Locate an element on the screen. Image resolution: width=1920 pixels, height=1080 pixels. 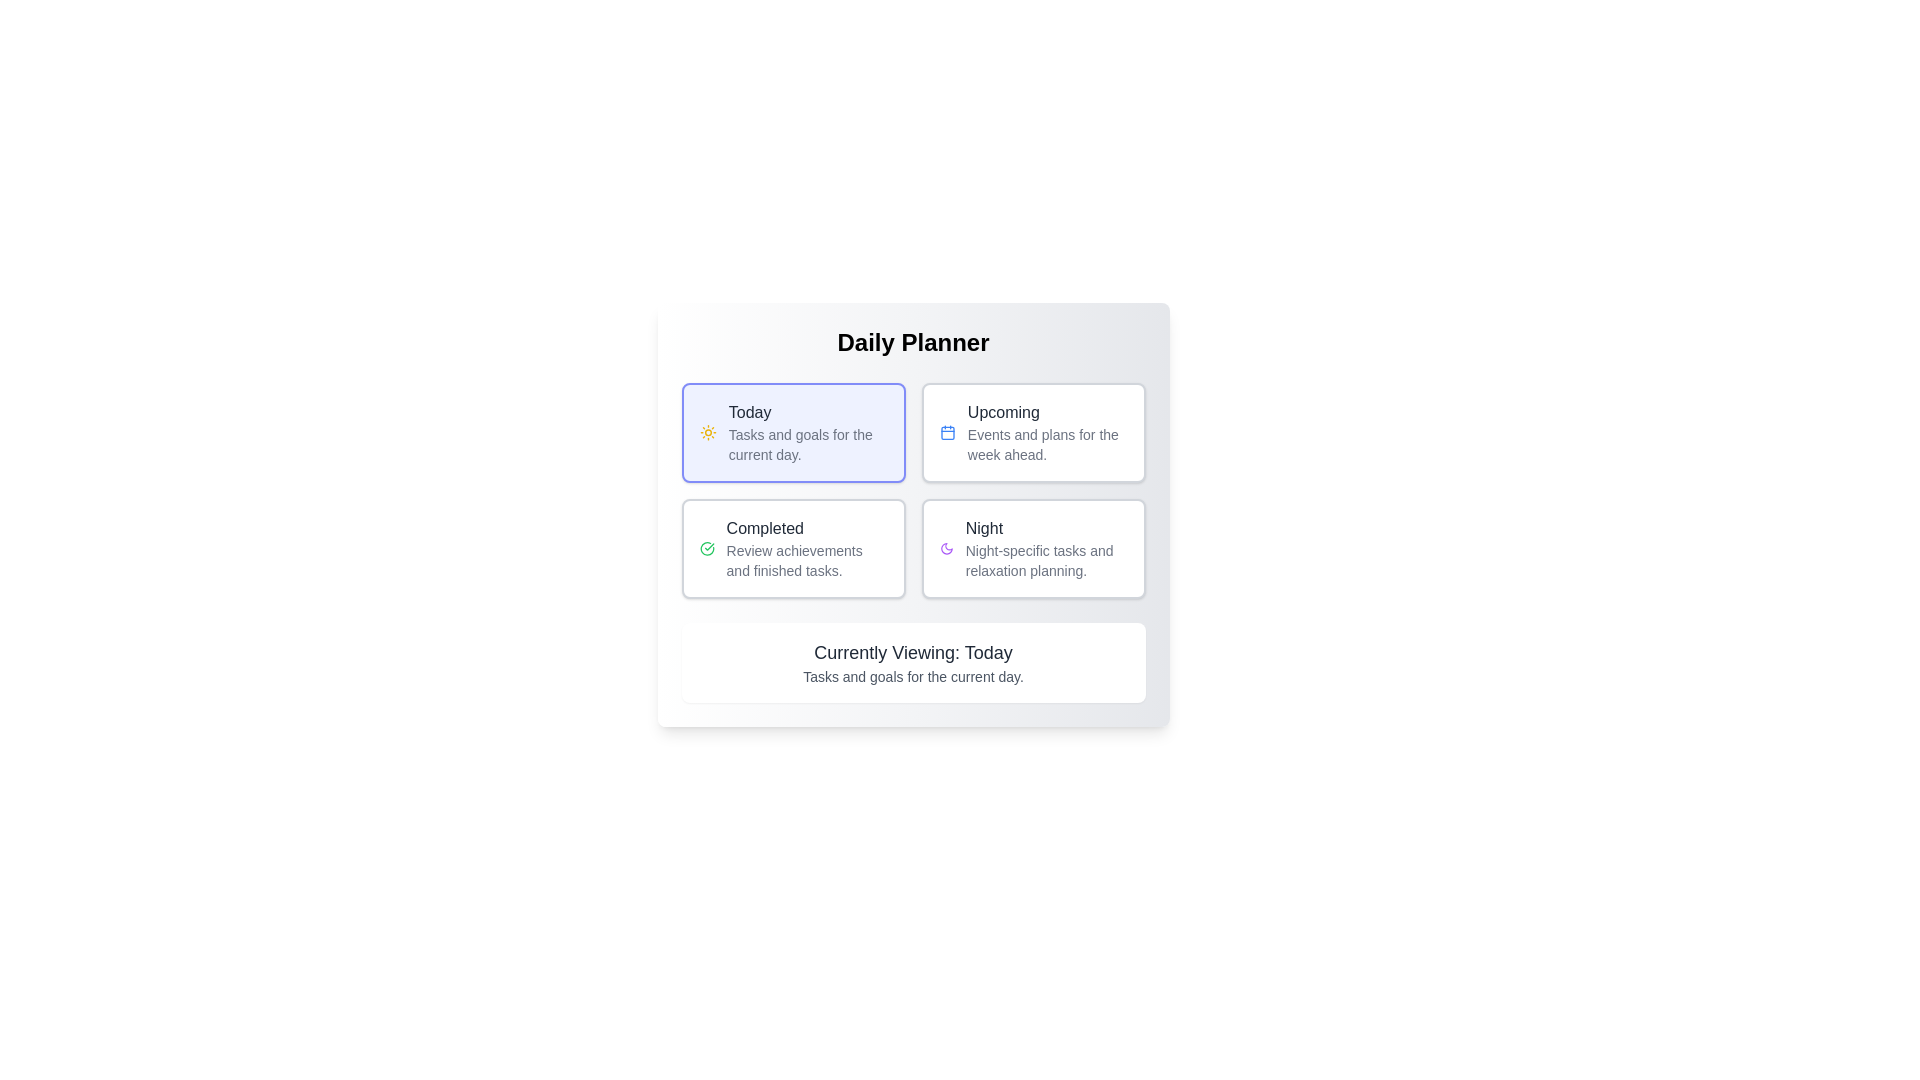
the text block in the Daily Planner interface that indicates completed tasks and achievements, located in the second row, bottom-left quadrant, below the 'Today' section and beside the 'Night' section is located at coordinates (806, 548).